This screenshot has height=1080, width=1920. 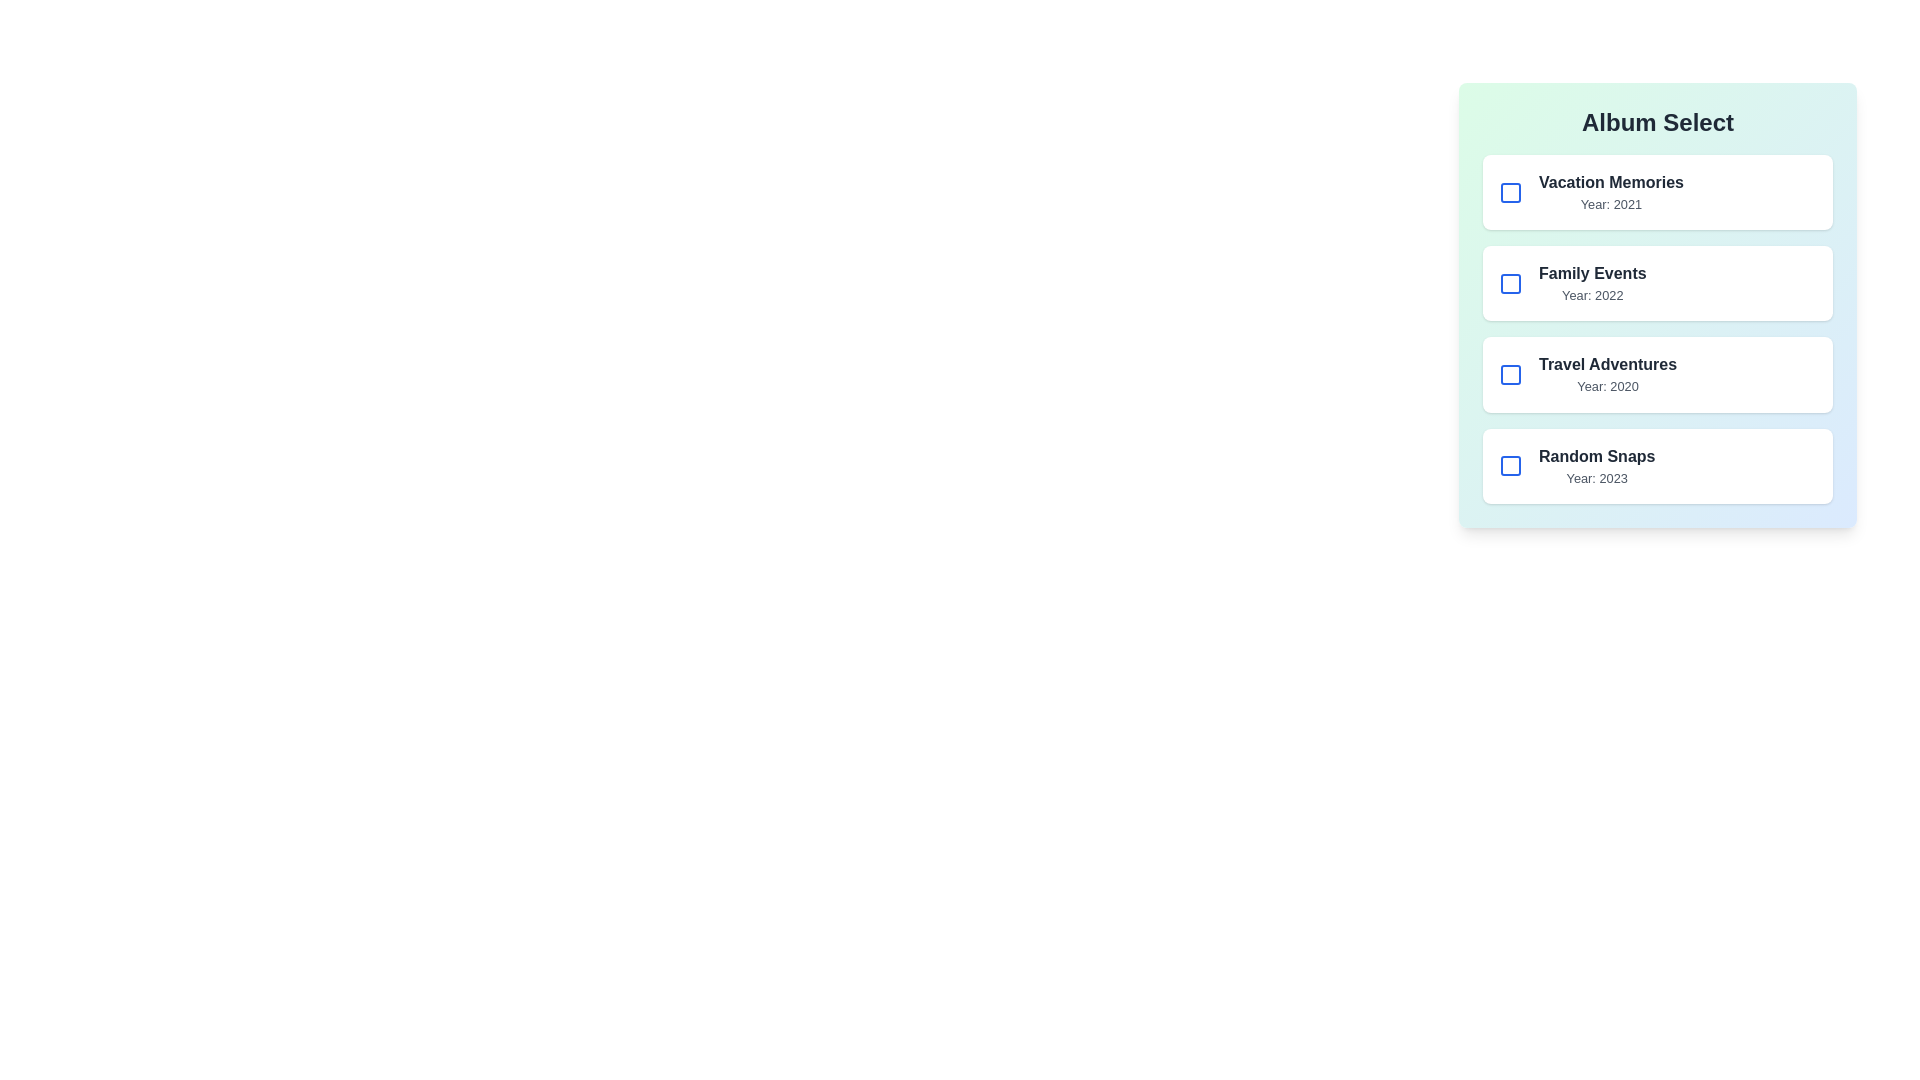 What do you see at coordinates (1657, 374) in the screenshot?
I see `the album item corresponding to Travel Adventures` at bounding box center [1657, 374].